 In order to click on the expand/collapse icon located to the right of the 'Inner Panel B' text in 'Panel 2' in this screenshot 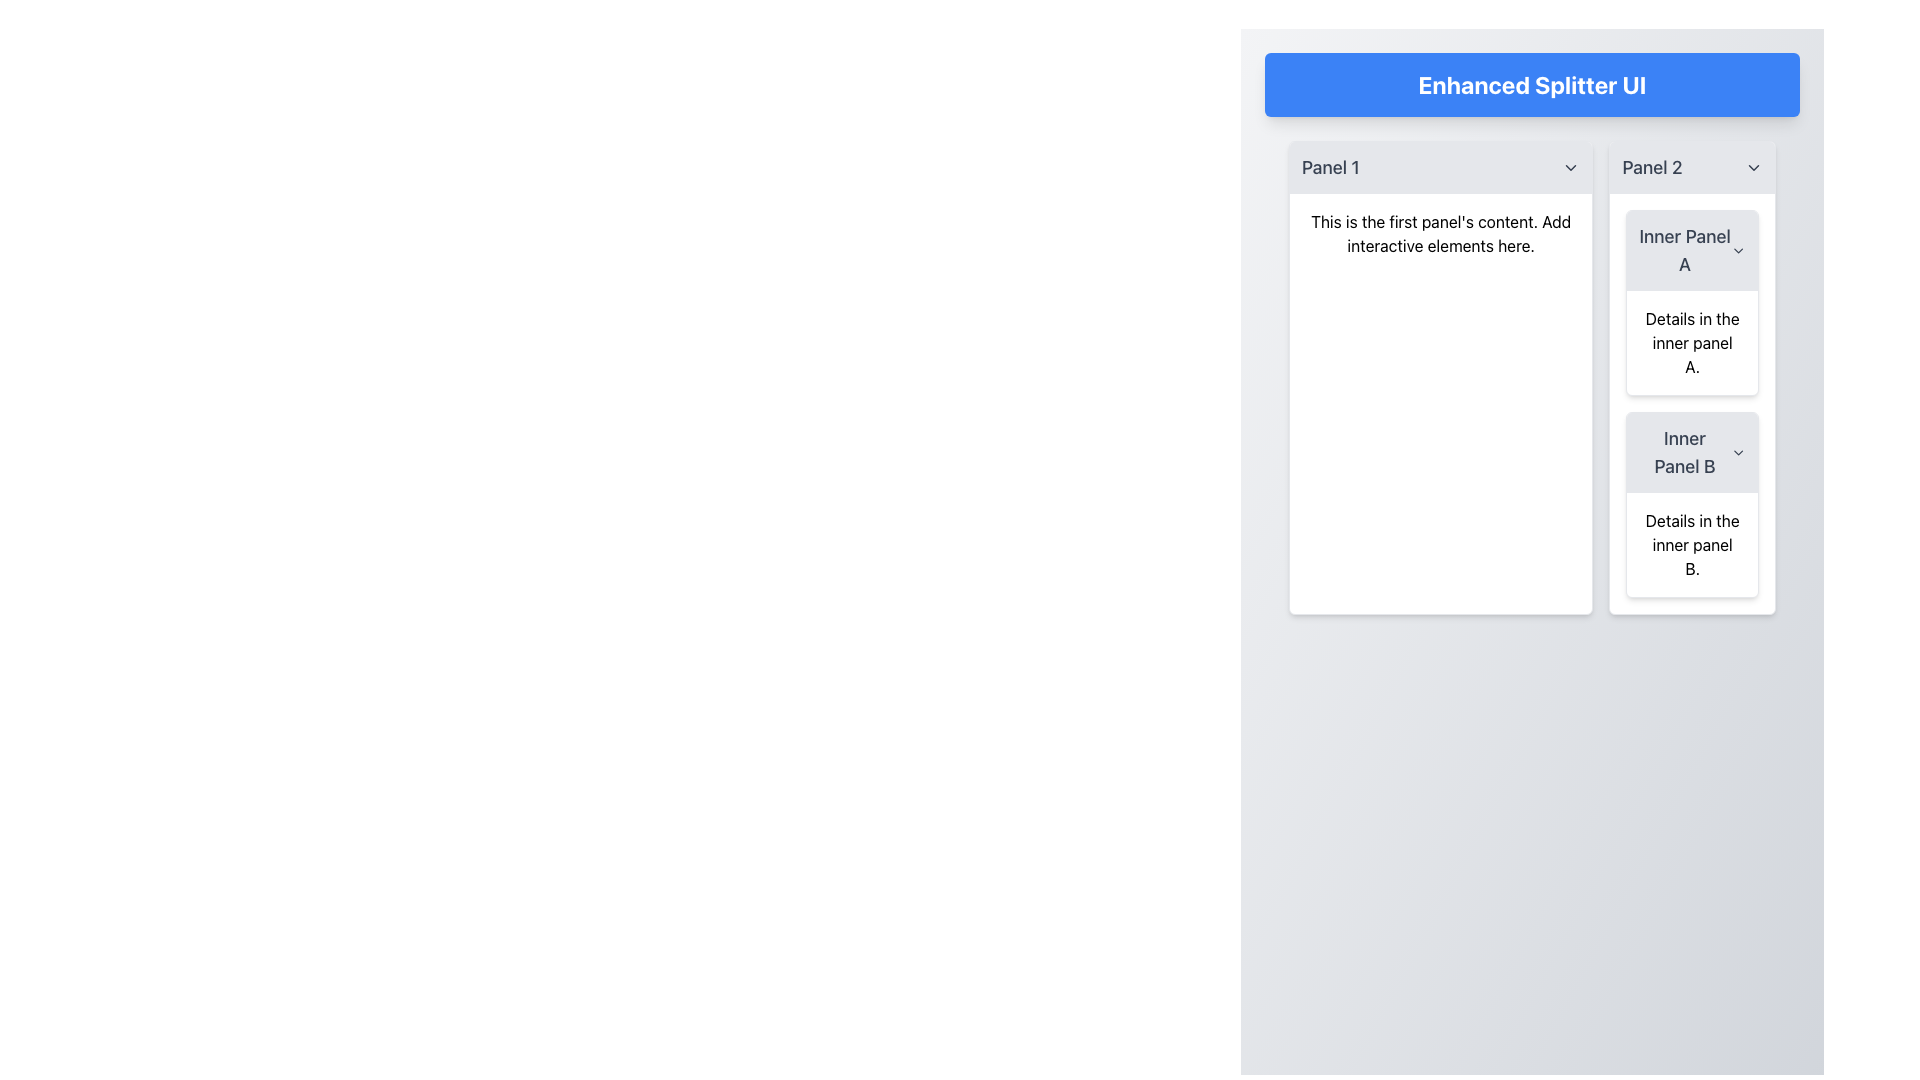, I will do `click(1737, 452)`.